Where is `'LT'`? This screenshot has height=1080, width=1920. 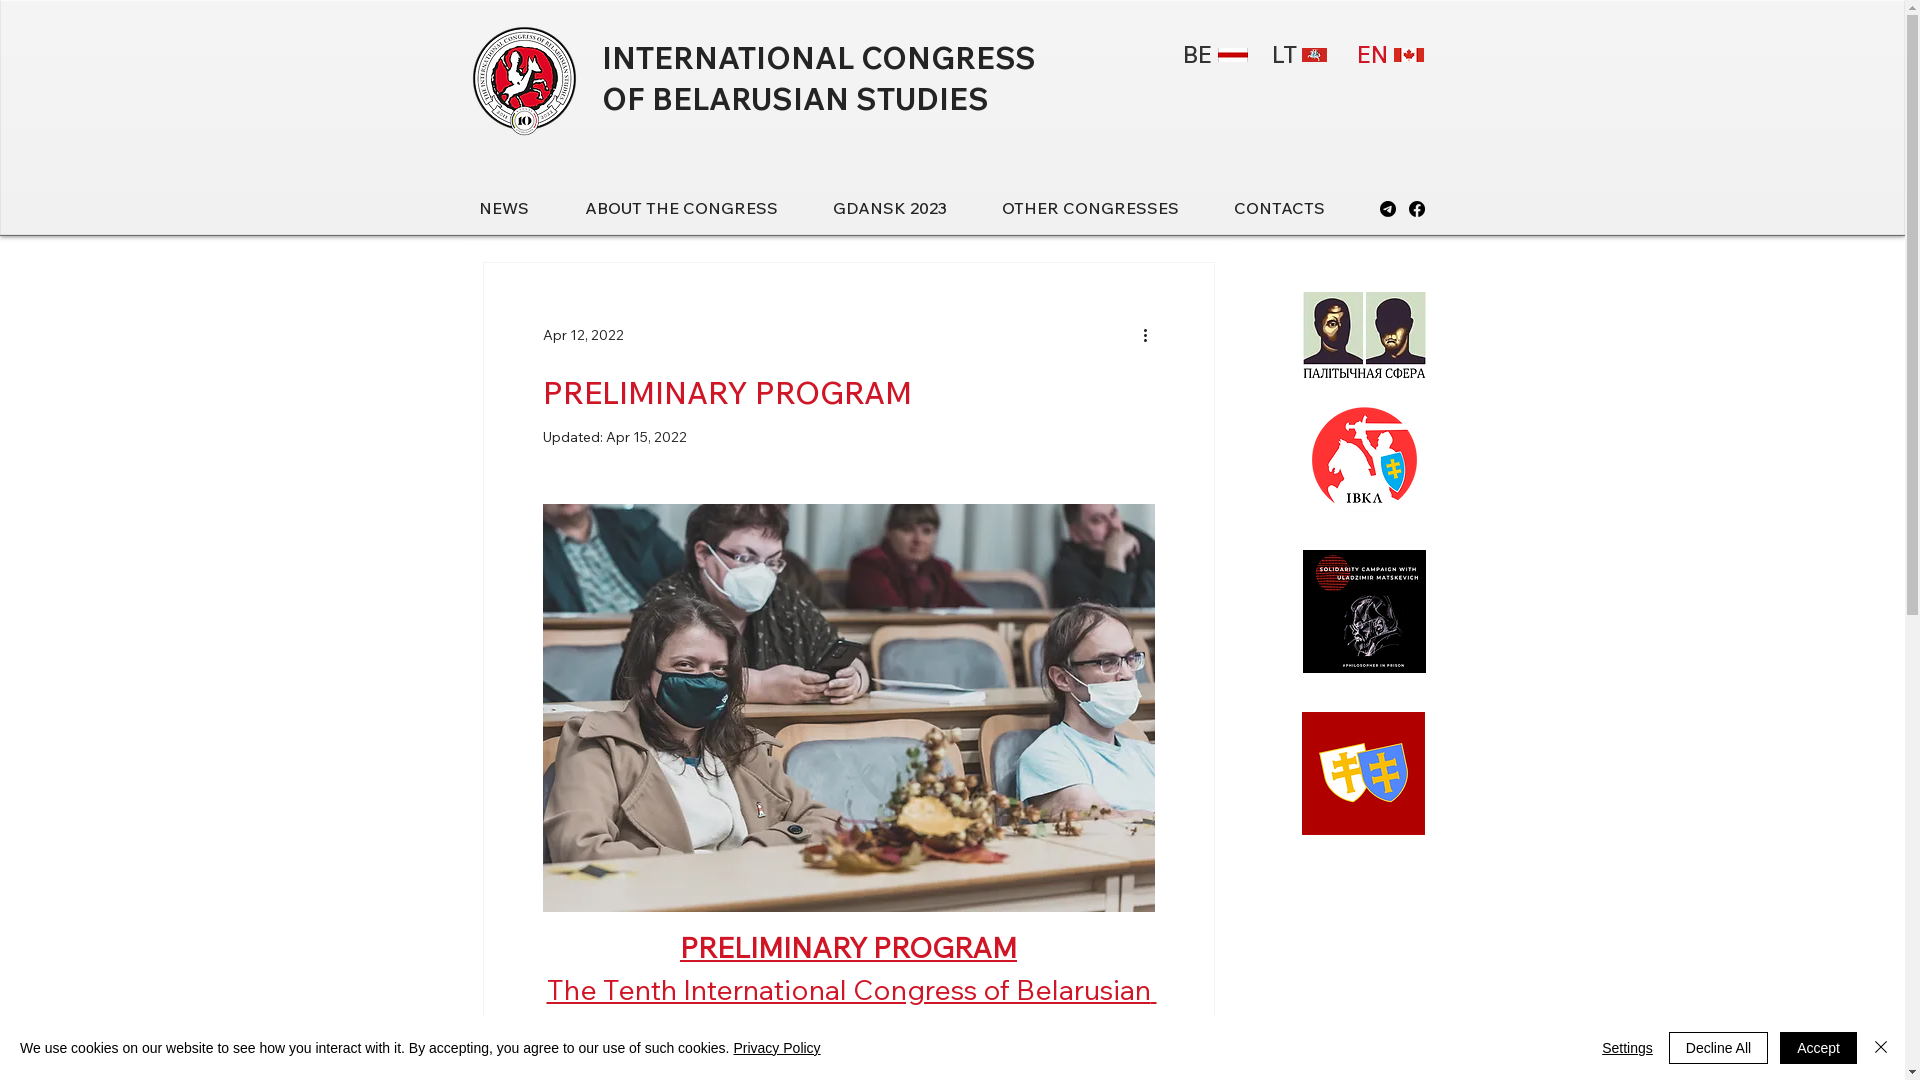
'LT' is located at coordinates (1299, 53).